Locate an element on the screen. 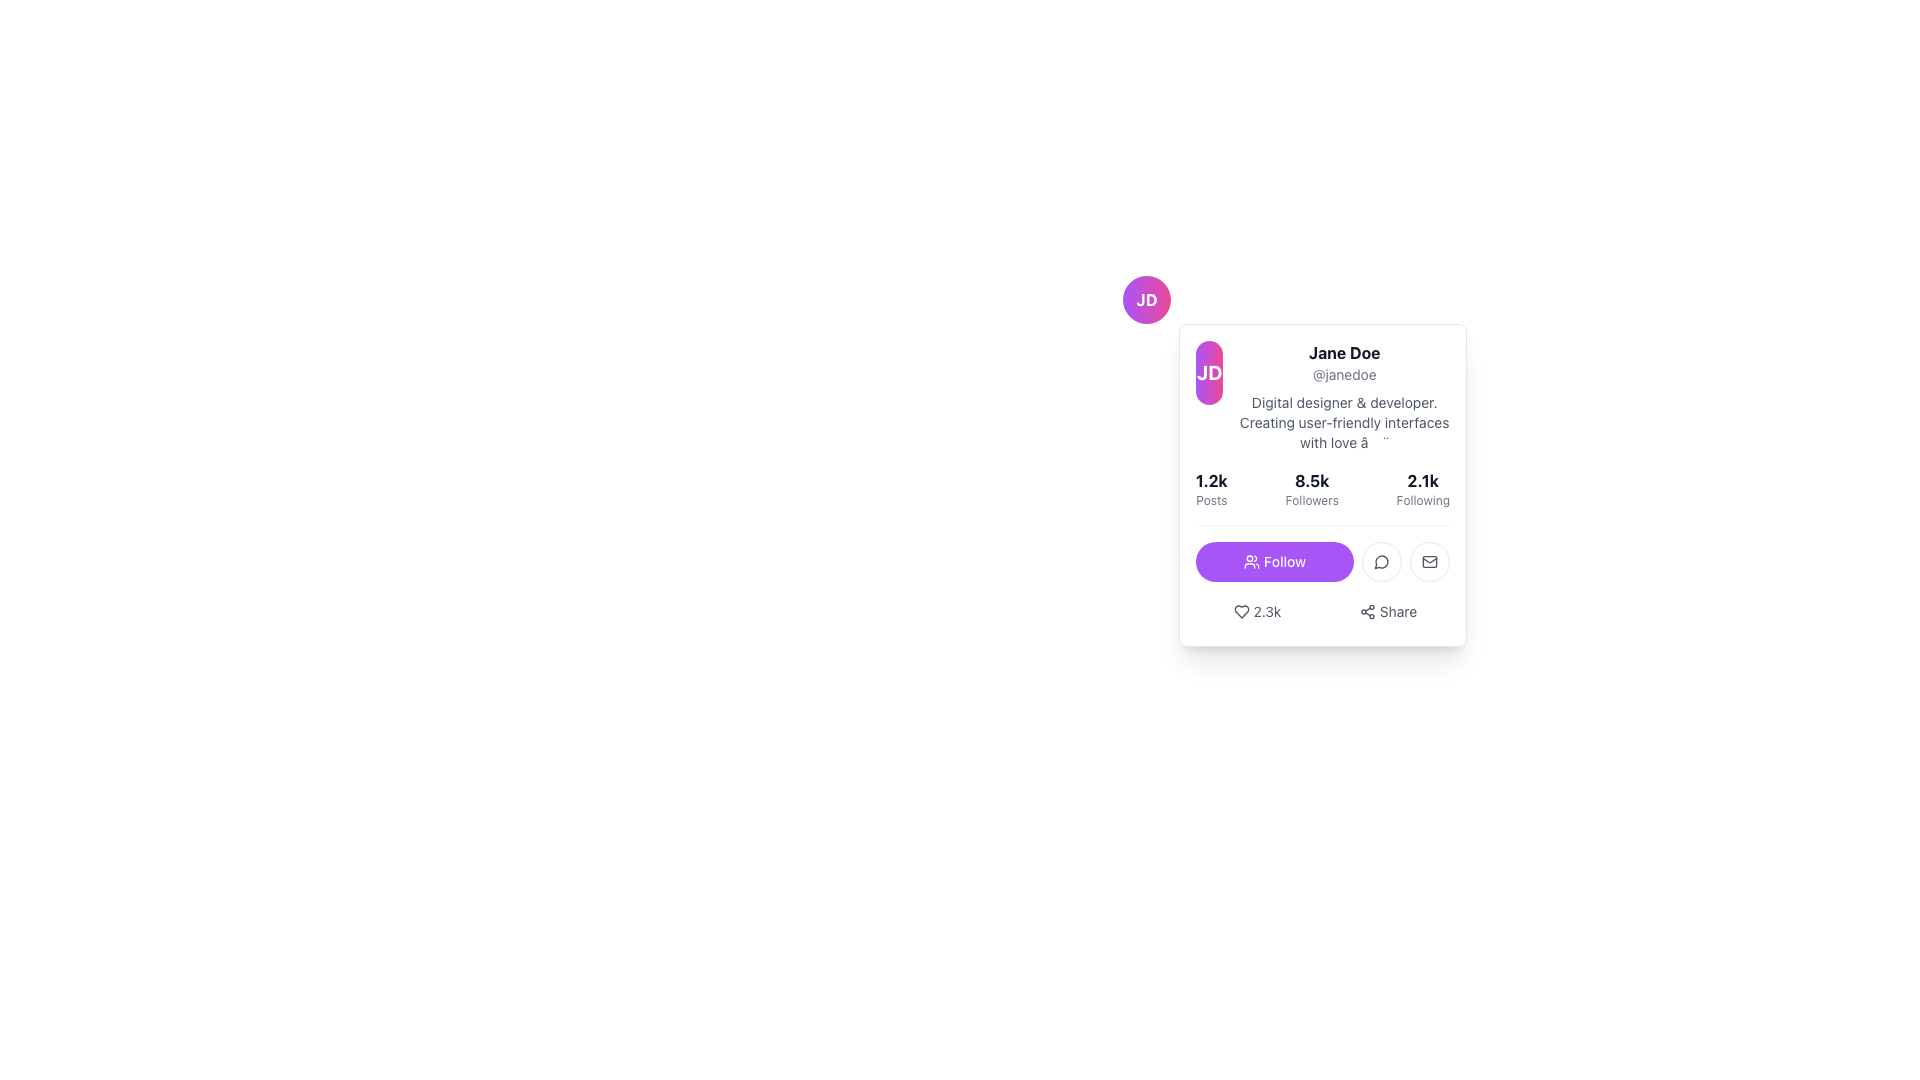 This screenshot has width=1920, height=1080. bold numeric text label displaying '2.1k' which conveys a metric or count, positioned above the 'Following' label in the profile card layout is located at coordinates (1422, 481).